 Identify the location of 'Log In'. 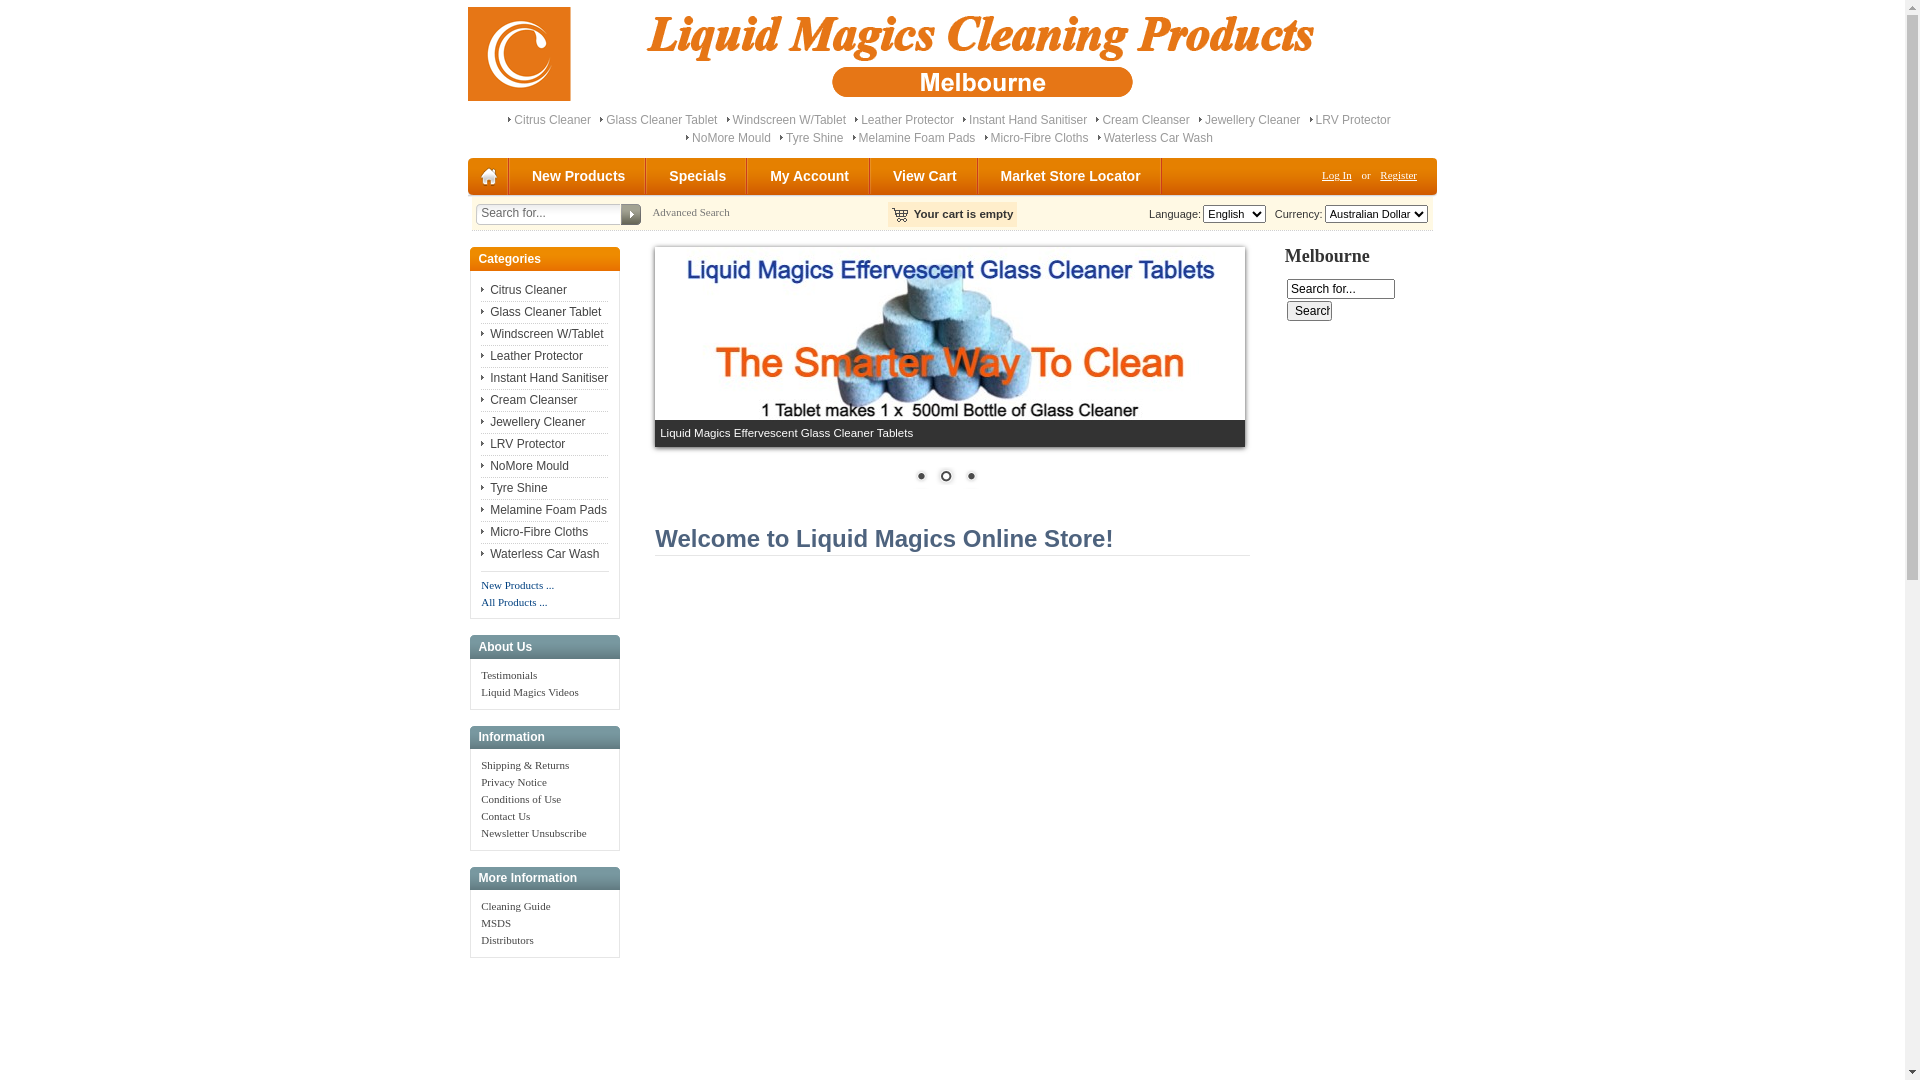
(1337, 173).